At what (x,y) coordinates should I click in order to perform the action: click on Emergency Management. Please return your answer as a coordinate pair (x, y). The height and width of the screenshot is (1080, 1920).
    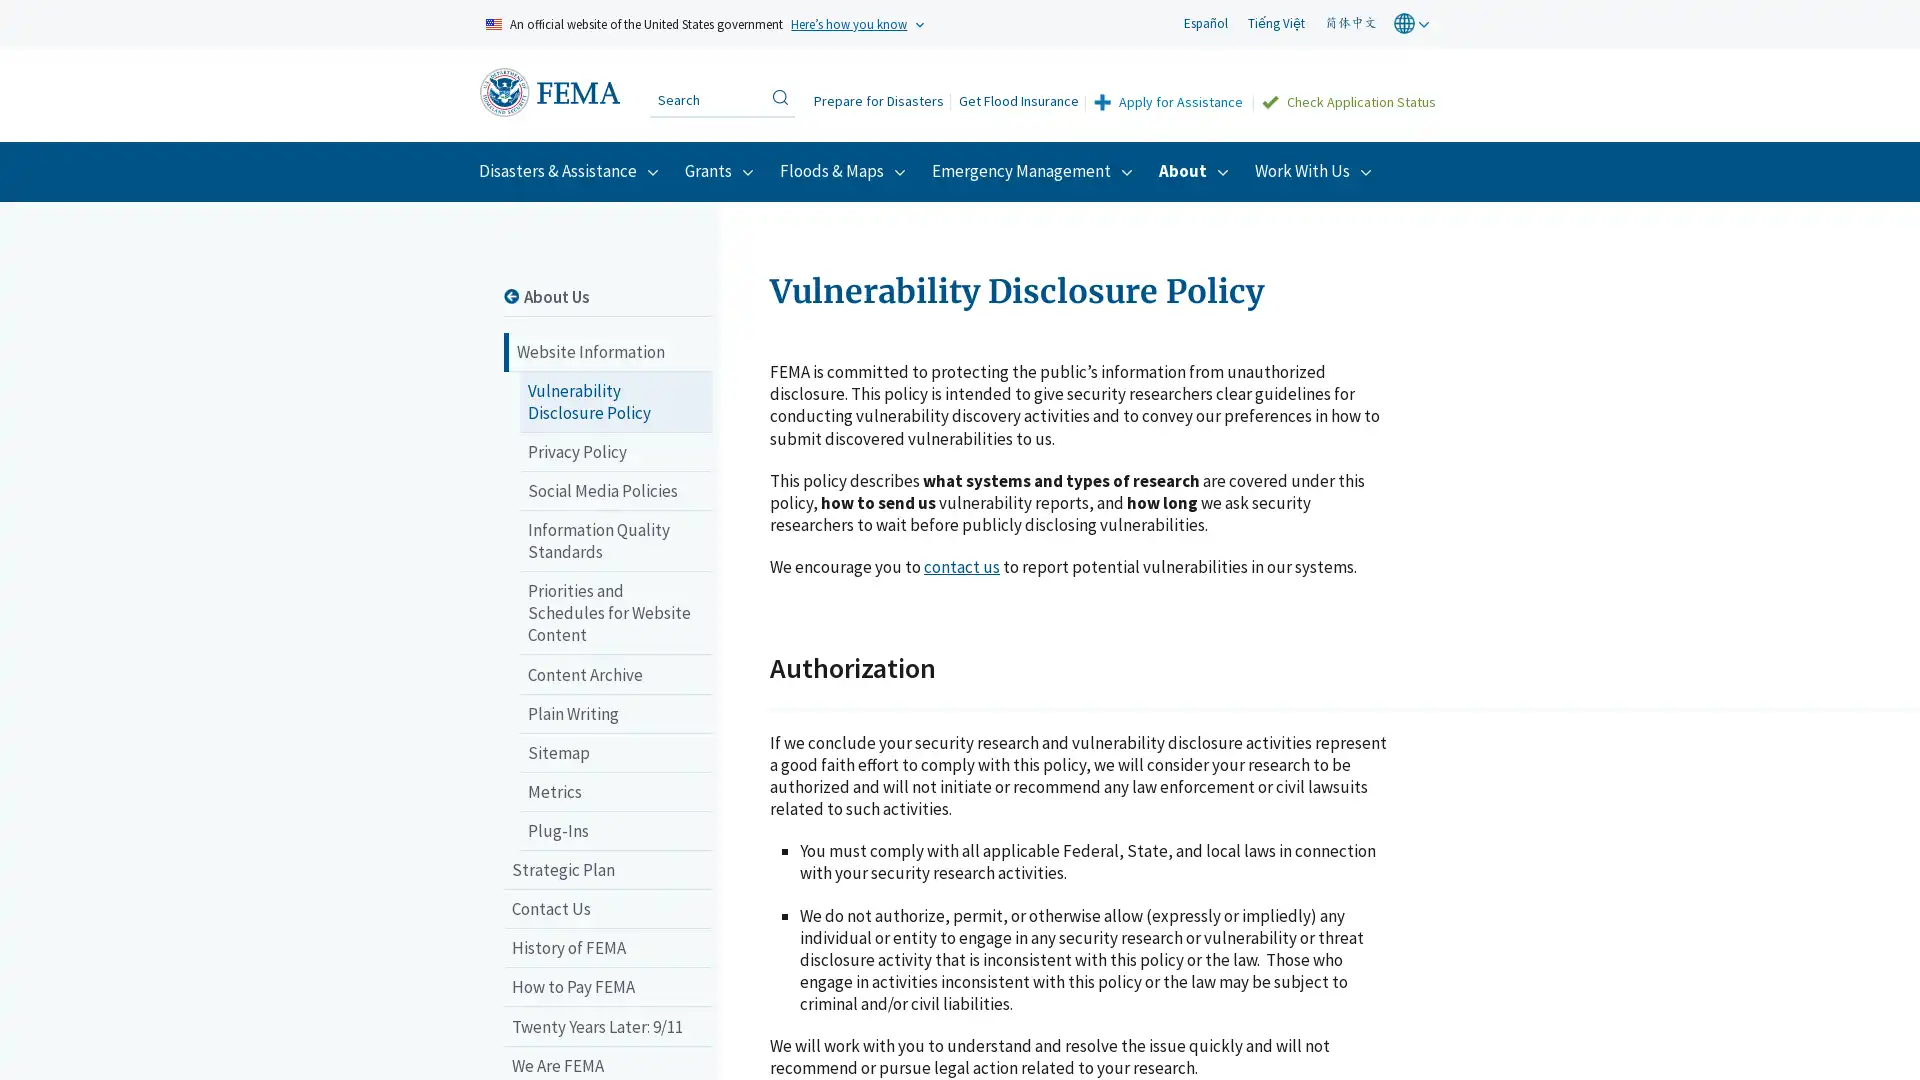
    Looking at the image, I should click on (1035, 169).